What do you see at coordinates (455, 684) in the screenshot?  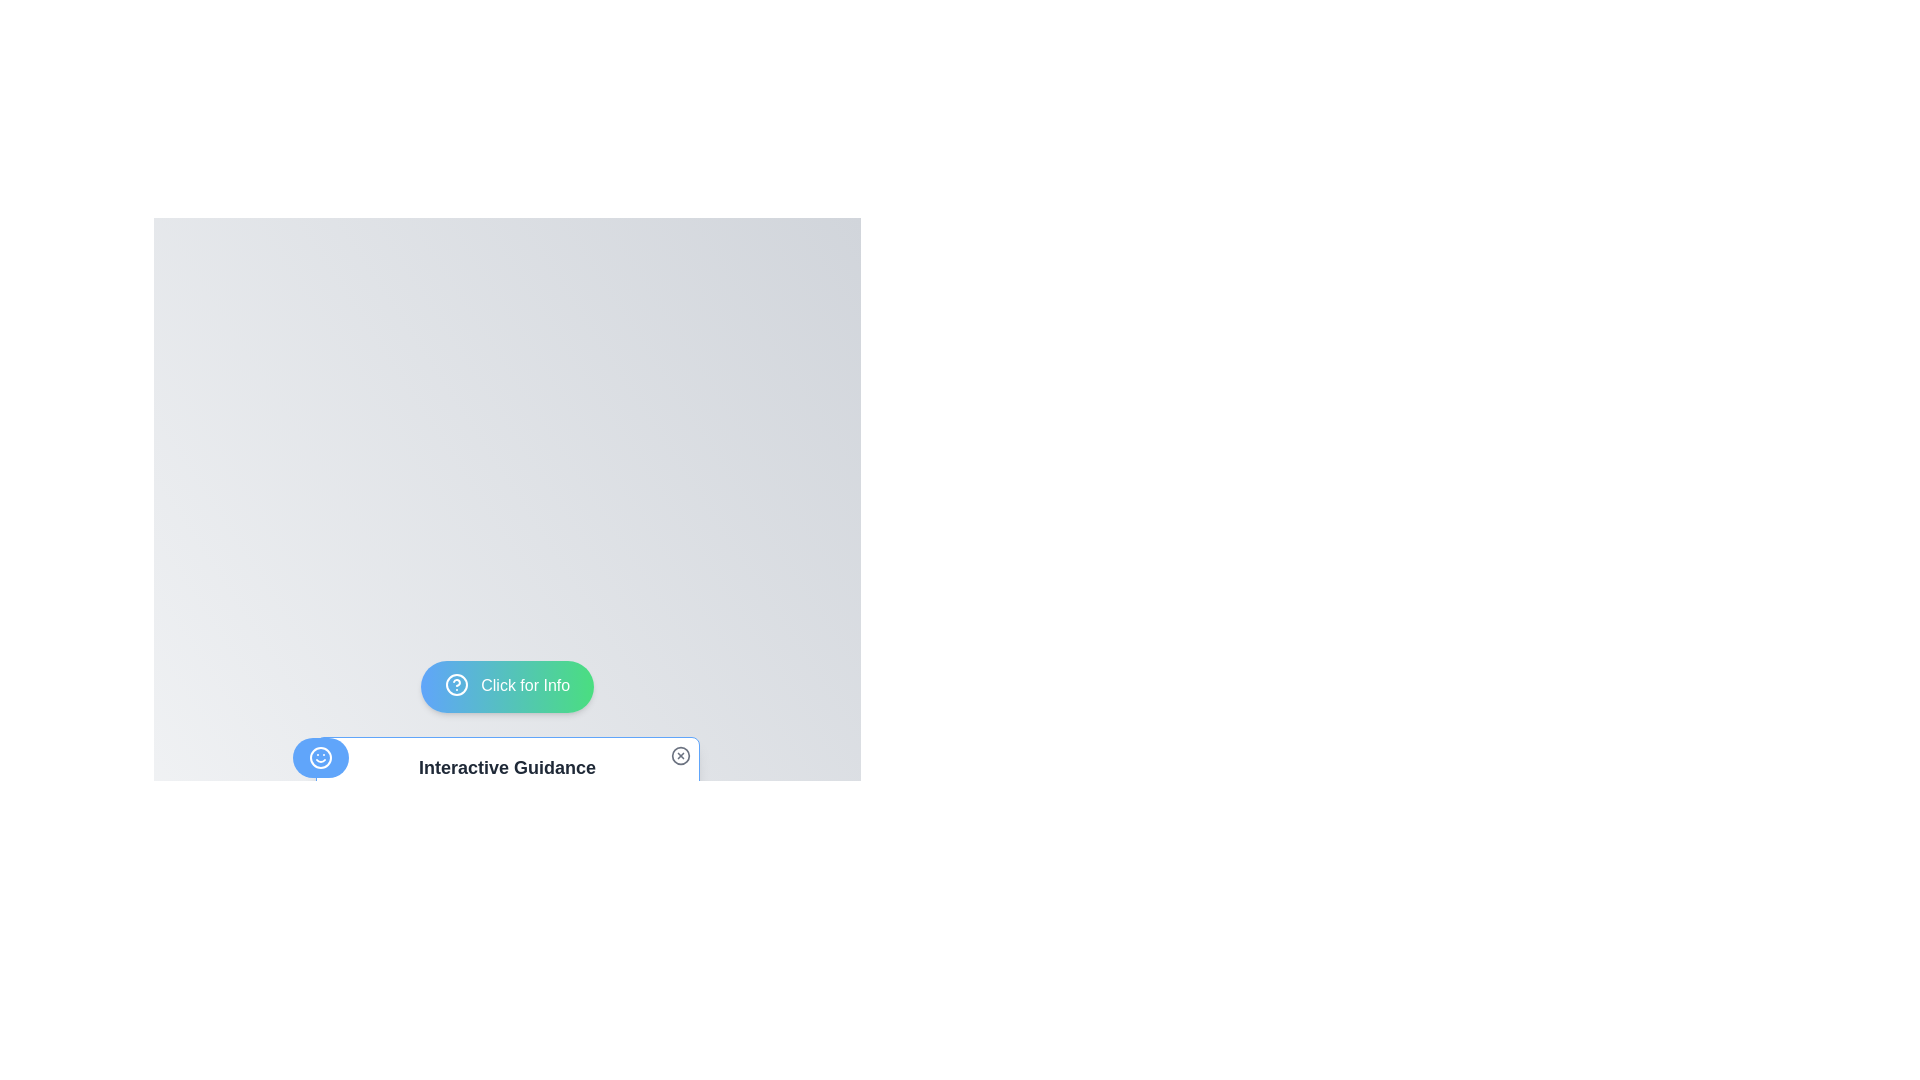 I see `the informational icon located on the far left of the 'Click for Info' button at the bottom center of the interface` at bounding box center [455, 684].